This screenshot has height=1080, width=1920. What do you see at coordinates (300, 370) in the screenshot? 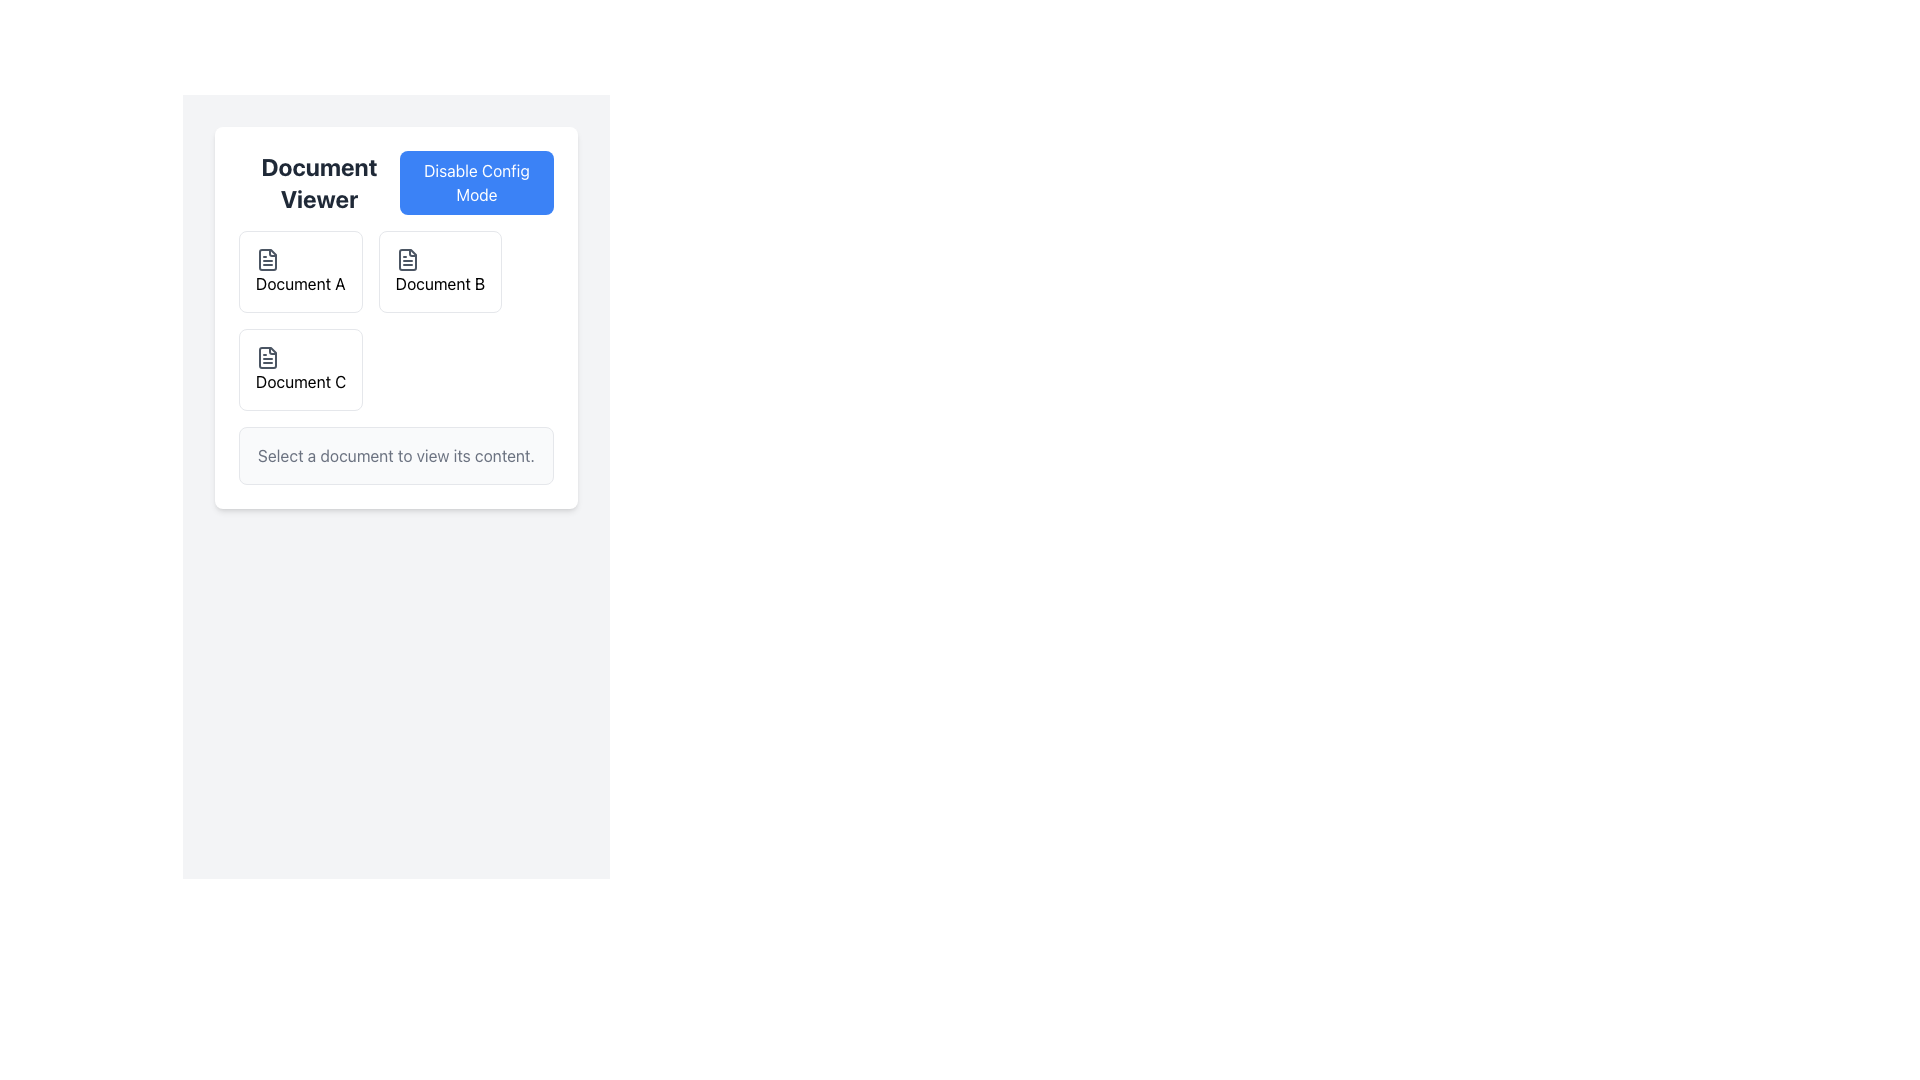
I see `the button in the document viewer interface` at bounding box center [300, 370].